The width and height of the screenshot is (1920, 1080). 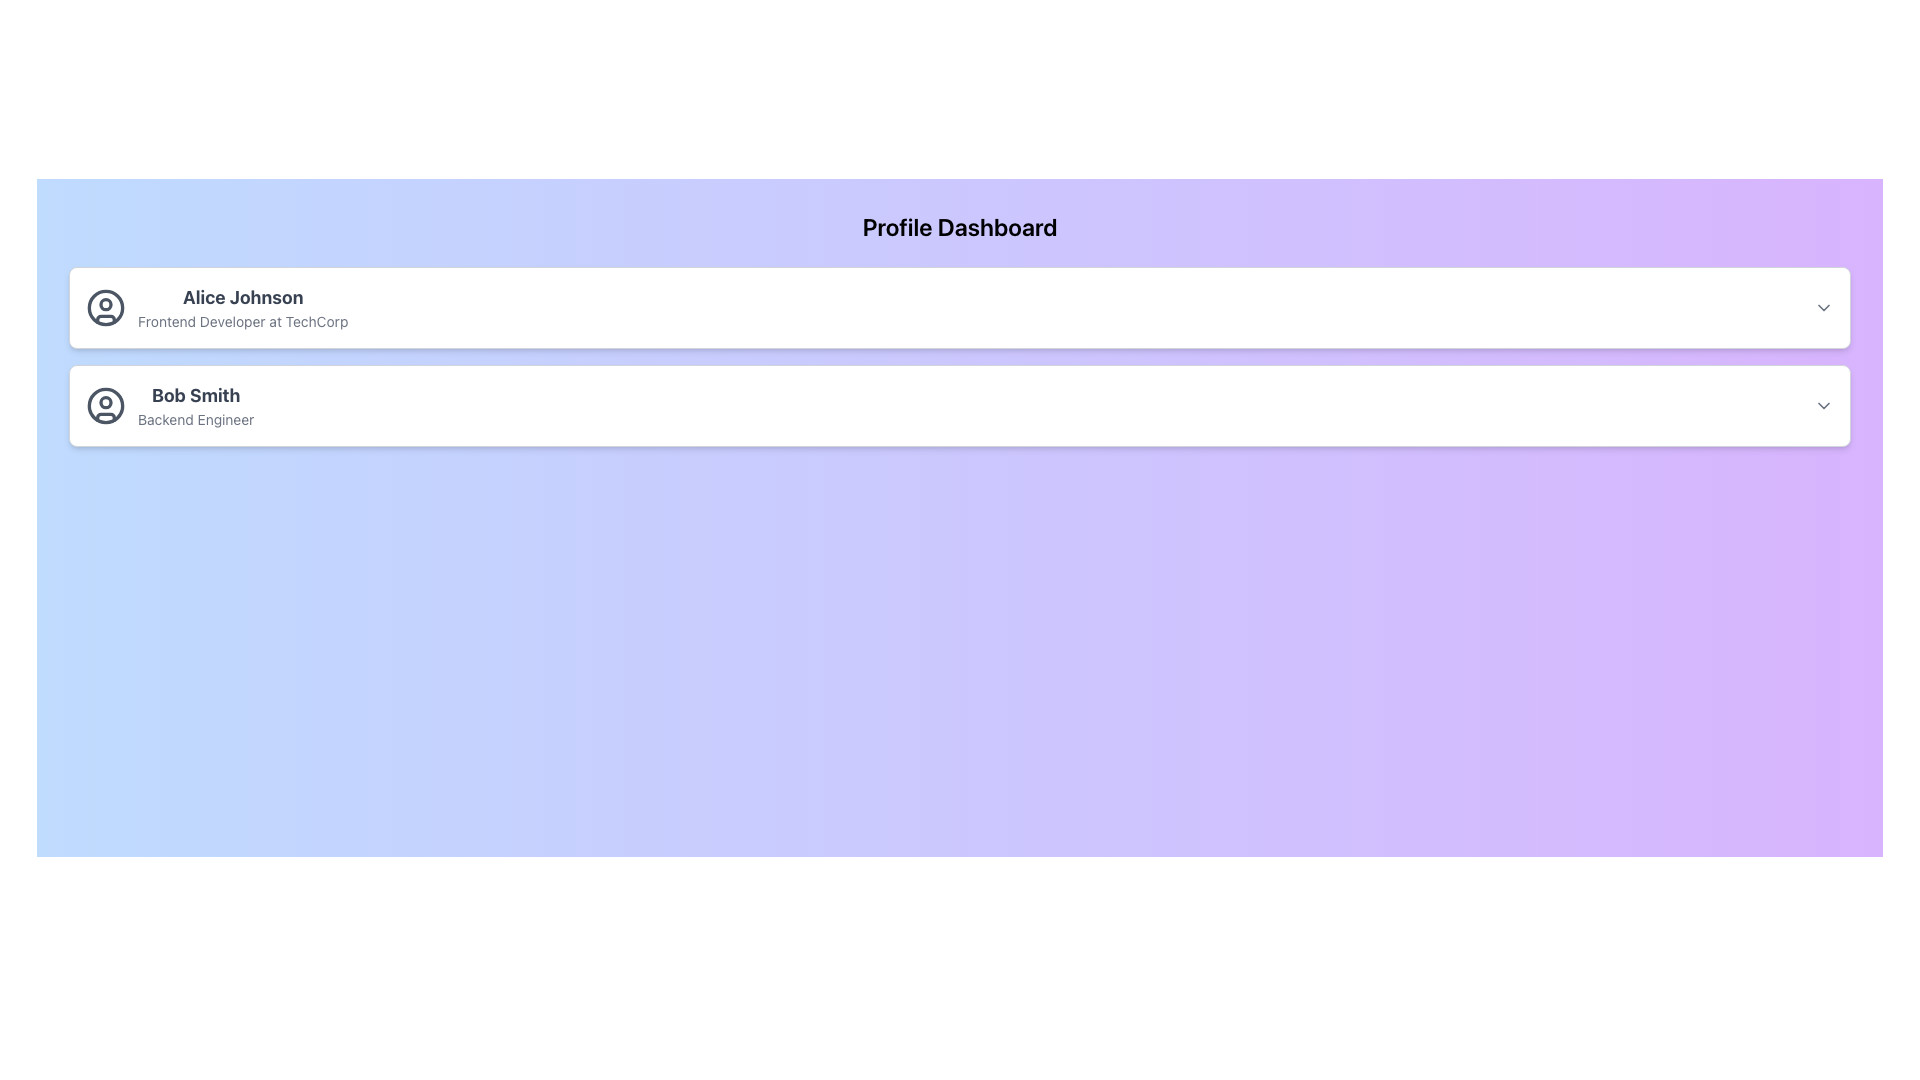 What do you see at coordinates (196, 419) in the screenshot?
I see `the Text label displaying the job title of 'Bob Smith' for accessibility tools` at bounding box center [196, 419].